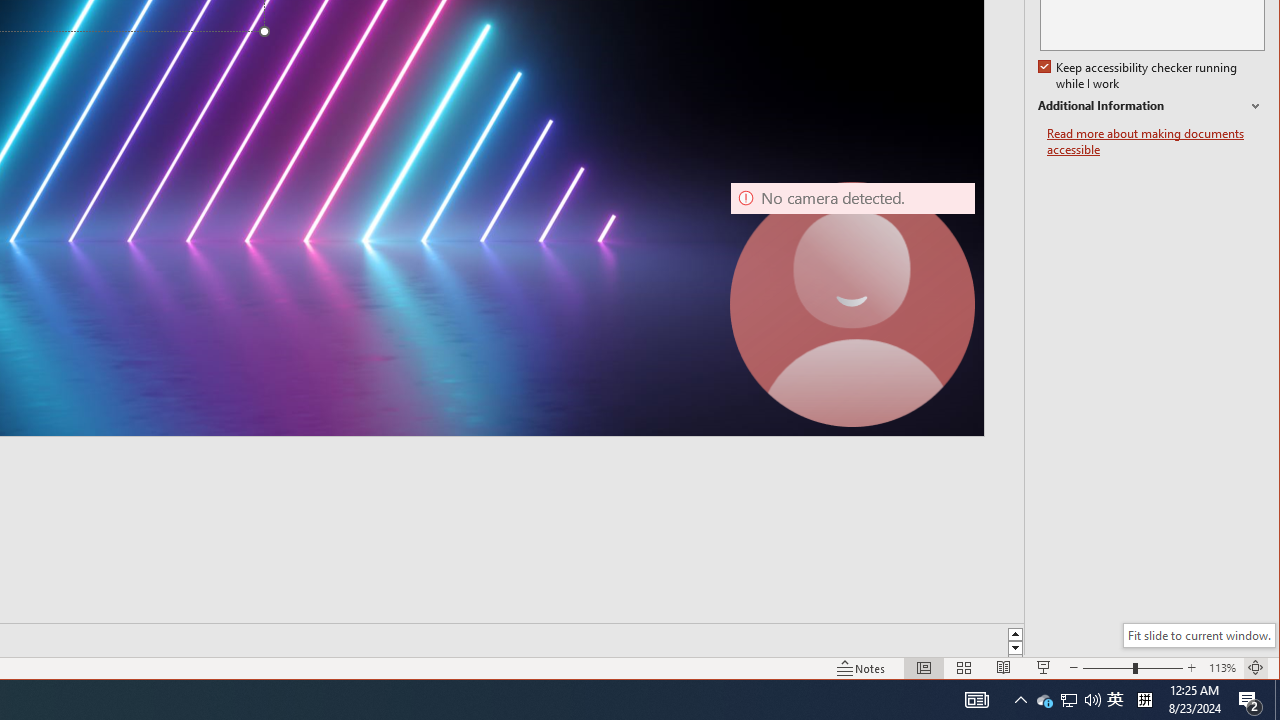 The height and width of the screenshot is (720, 1280). What do you see at coordinates (853, 304) in the screenshot?
I see `'Camera 7, No camera detected.'` at bounding box center [853, 304].